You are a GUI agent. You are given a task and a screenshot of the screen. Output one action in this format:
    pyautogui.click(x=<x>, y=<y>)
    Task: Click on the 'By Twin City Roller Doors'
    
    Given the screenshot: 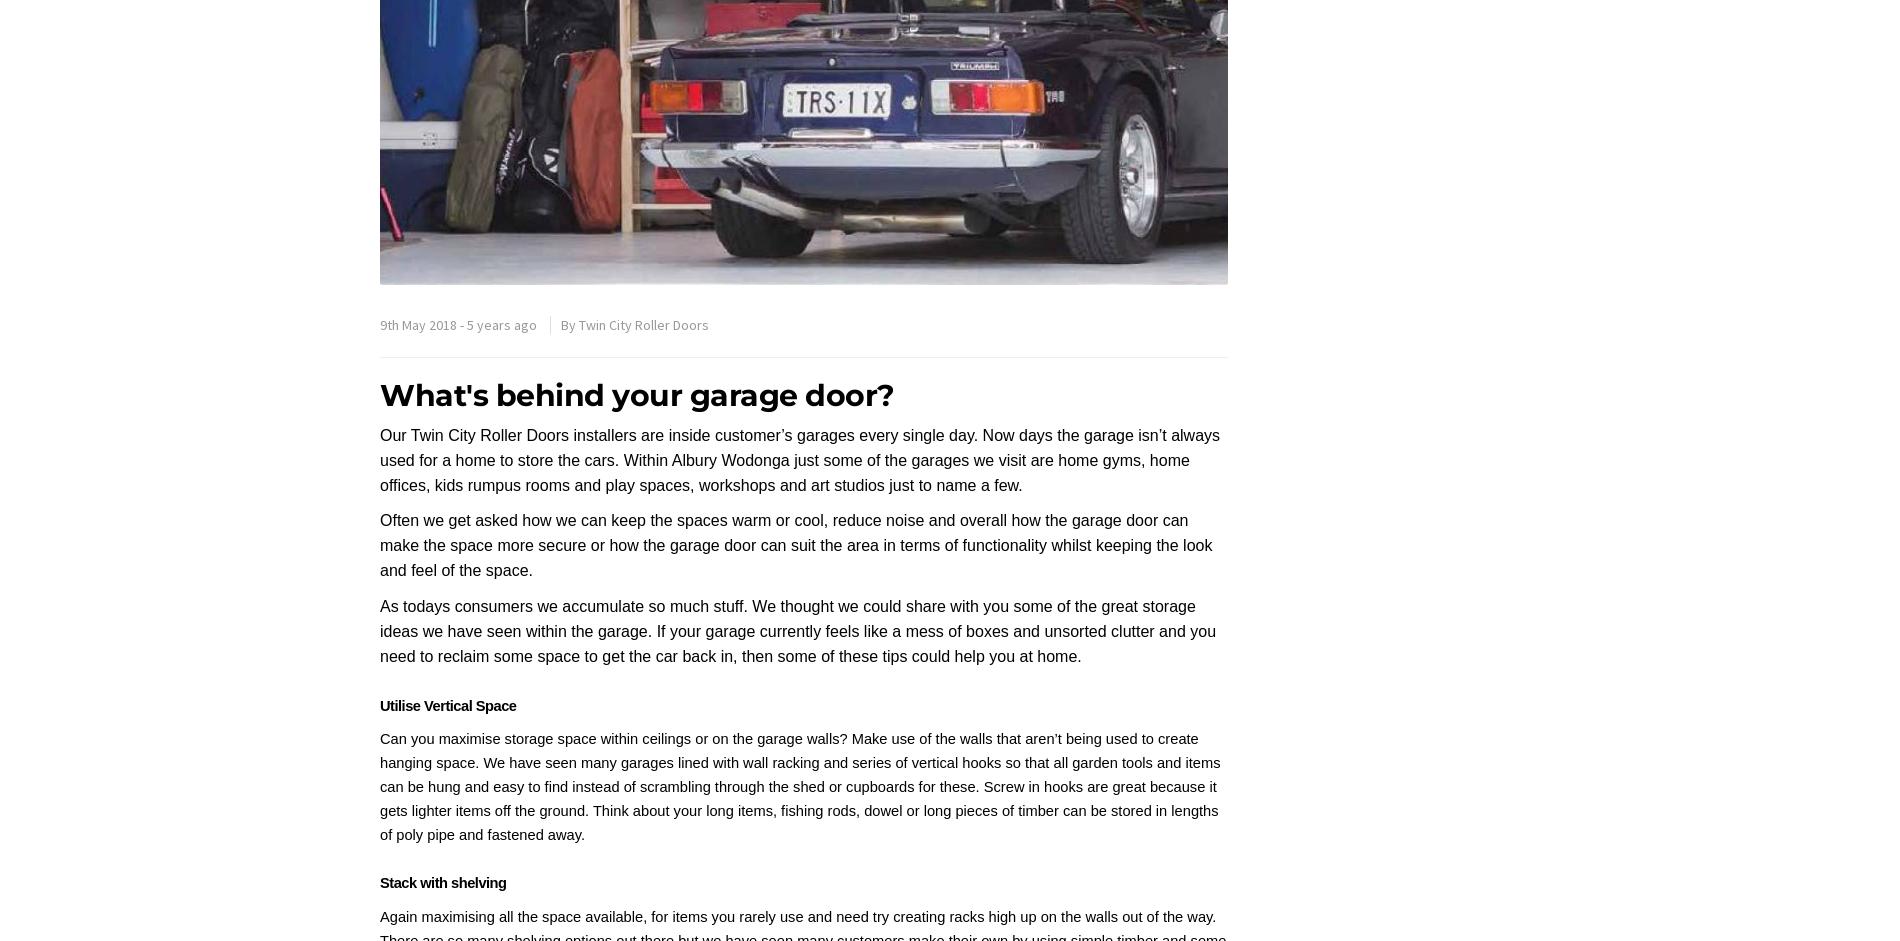 What is the action you would take?
    pyautogui.click(x=561, y=324)
    